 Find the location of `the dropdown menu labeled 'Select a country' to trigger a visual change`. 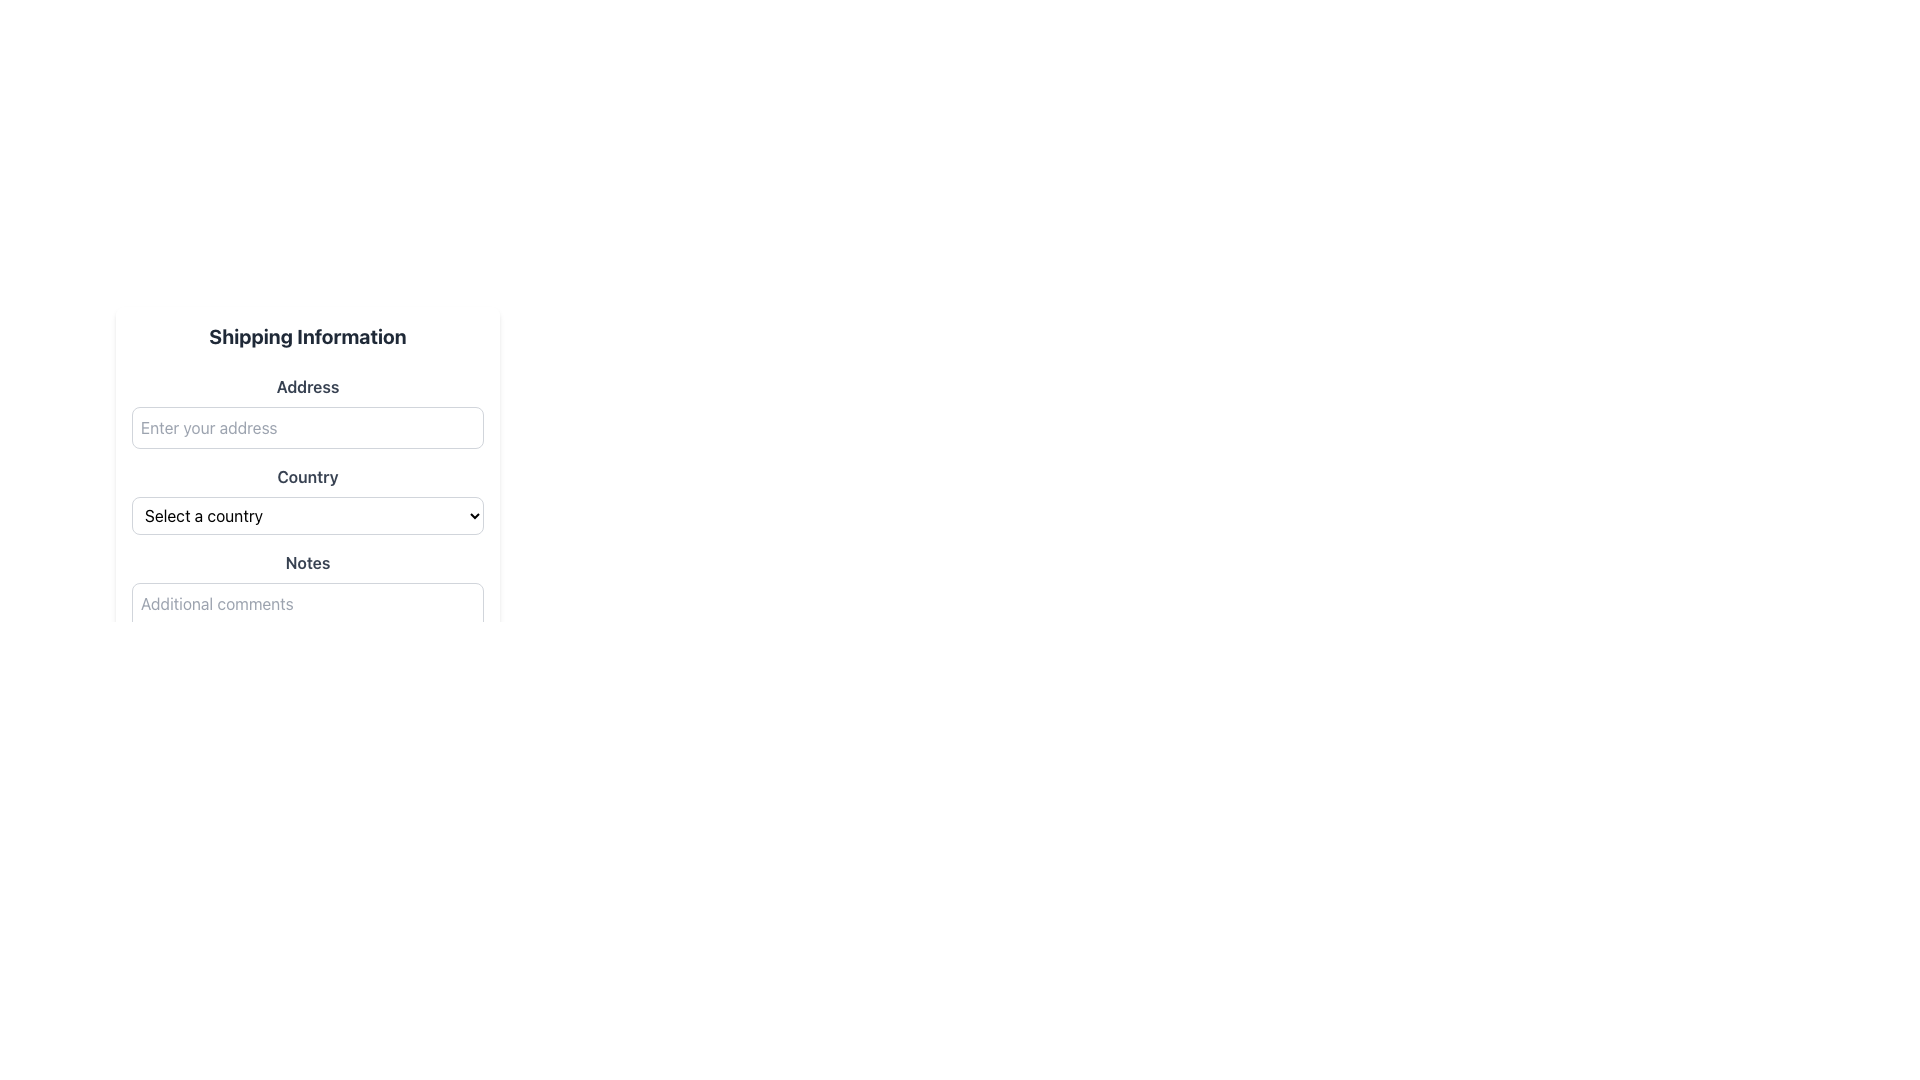

the dropdown menu labeled 'Select a country' to trigger a visual change is located at coordinates (306, 515).